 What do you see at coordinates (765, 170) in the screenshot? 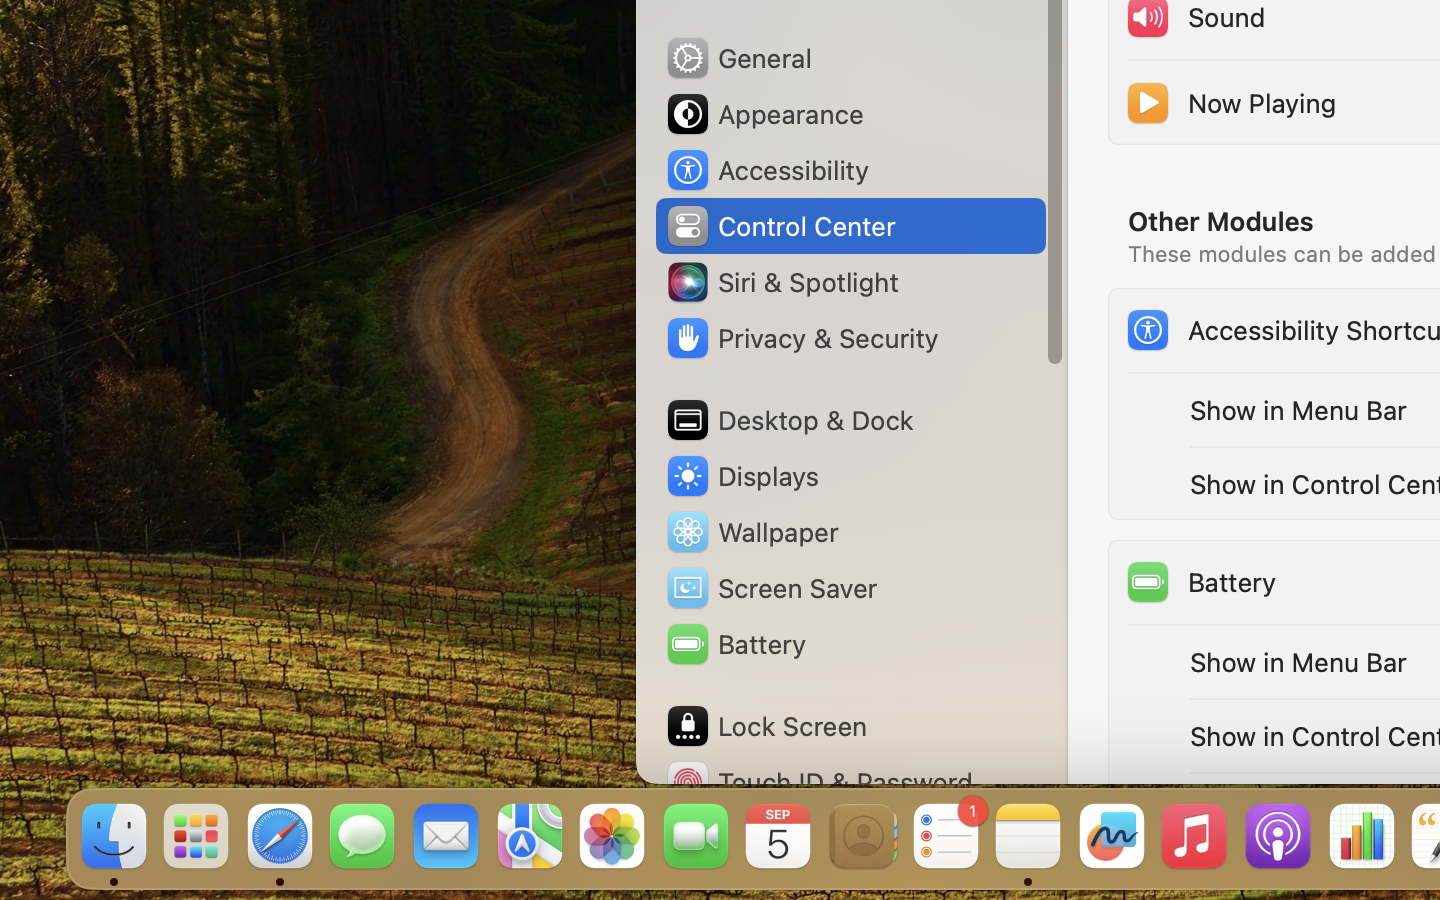
I see `'Accessibility'` at bounding box center [765, 170].